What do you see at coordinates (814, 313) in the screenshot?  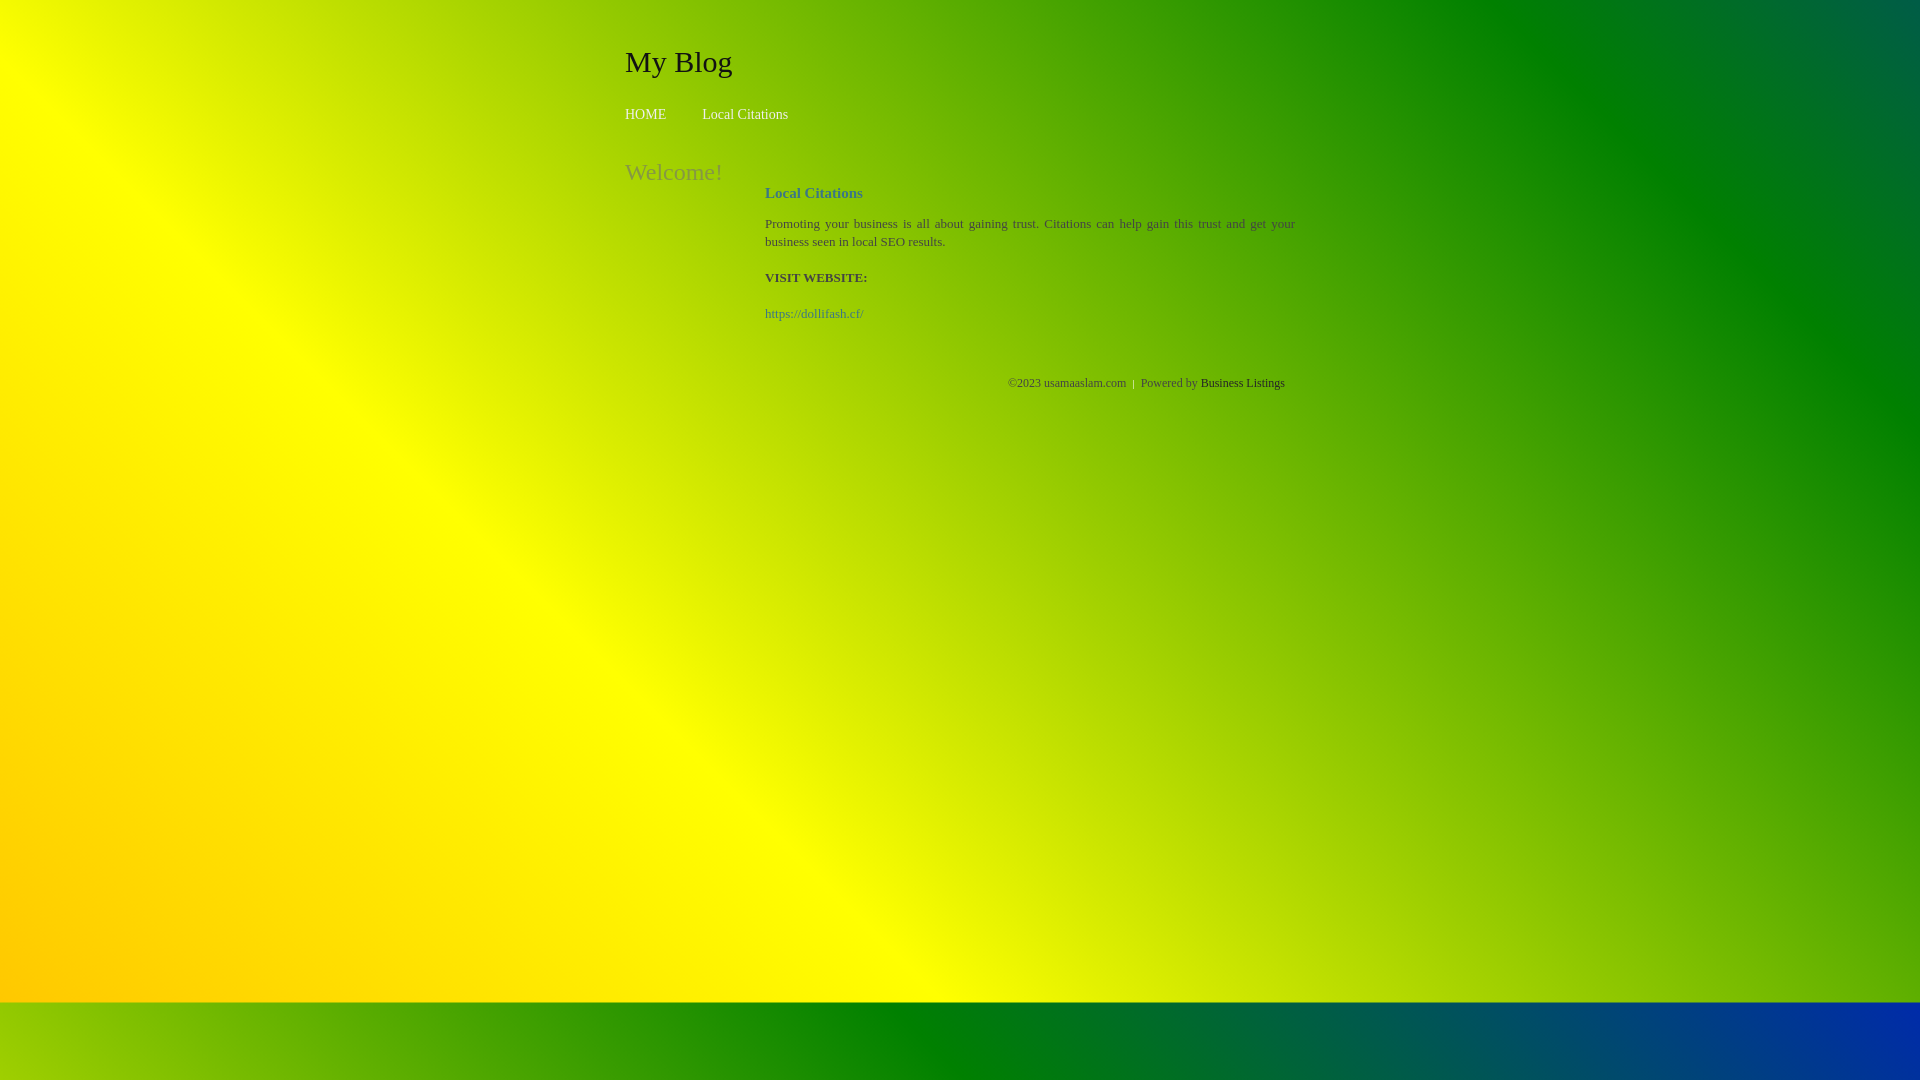 I see `'https://dollifash.cf/'` at bounding box center [814, 313].